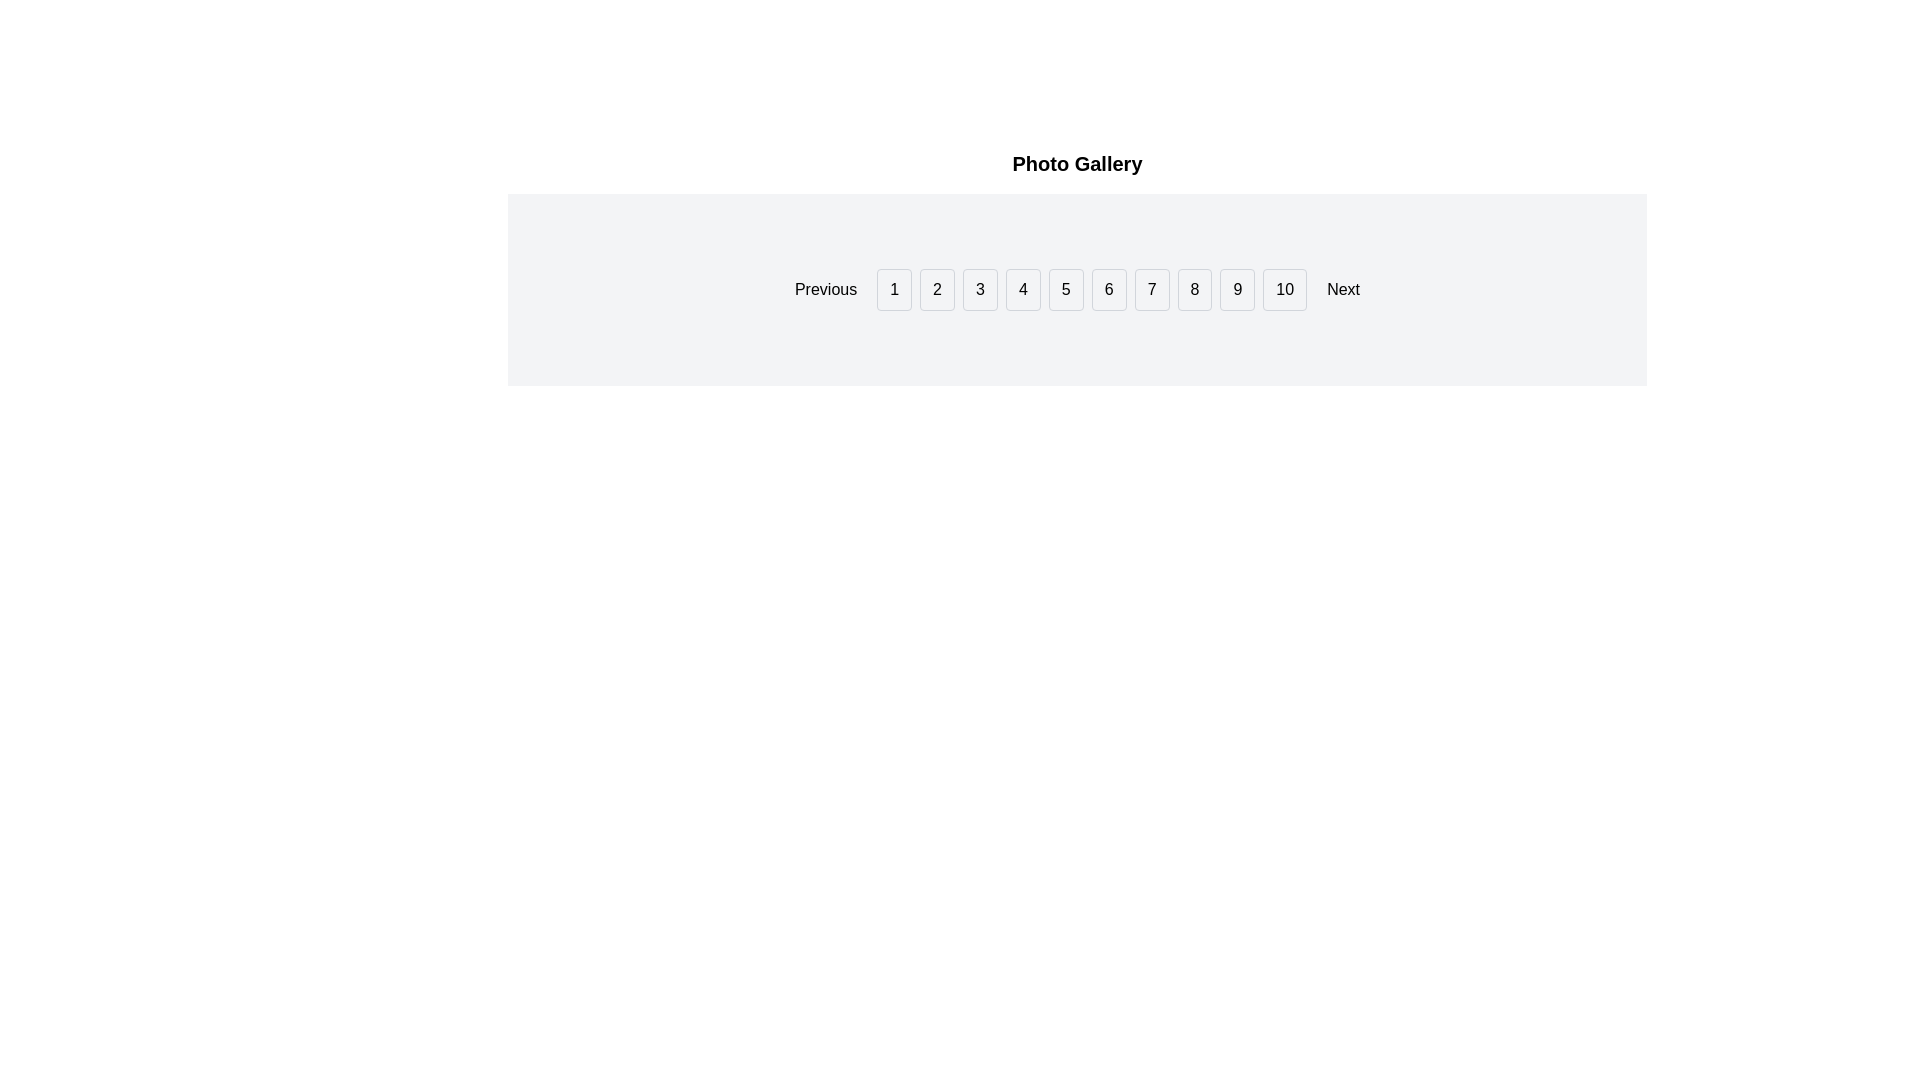  Describe the element at coordinates (893, 289) in the screenshot. I see `the 'First Page' button located between the 'Previous' button and the '2' button` at that location.